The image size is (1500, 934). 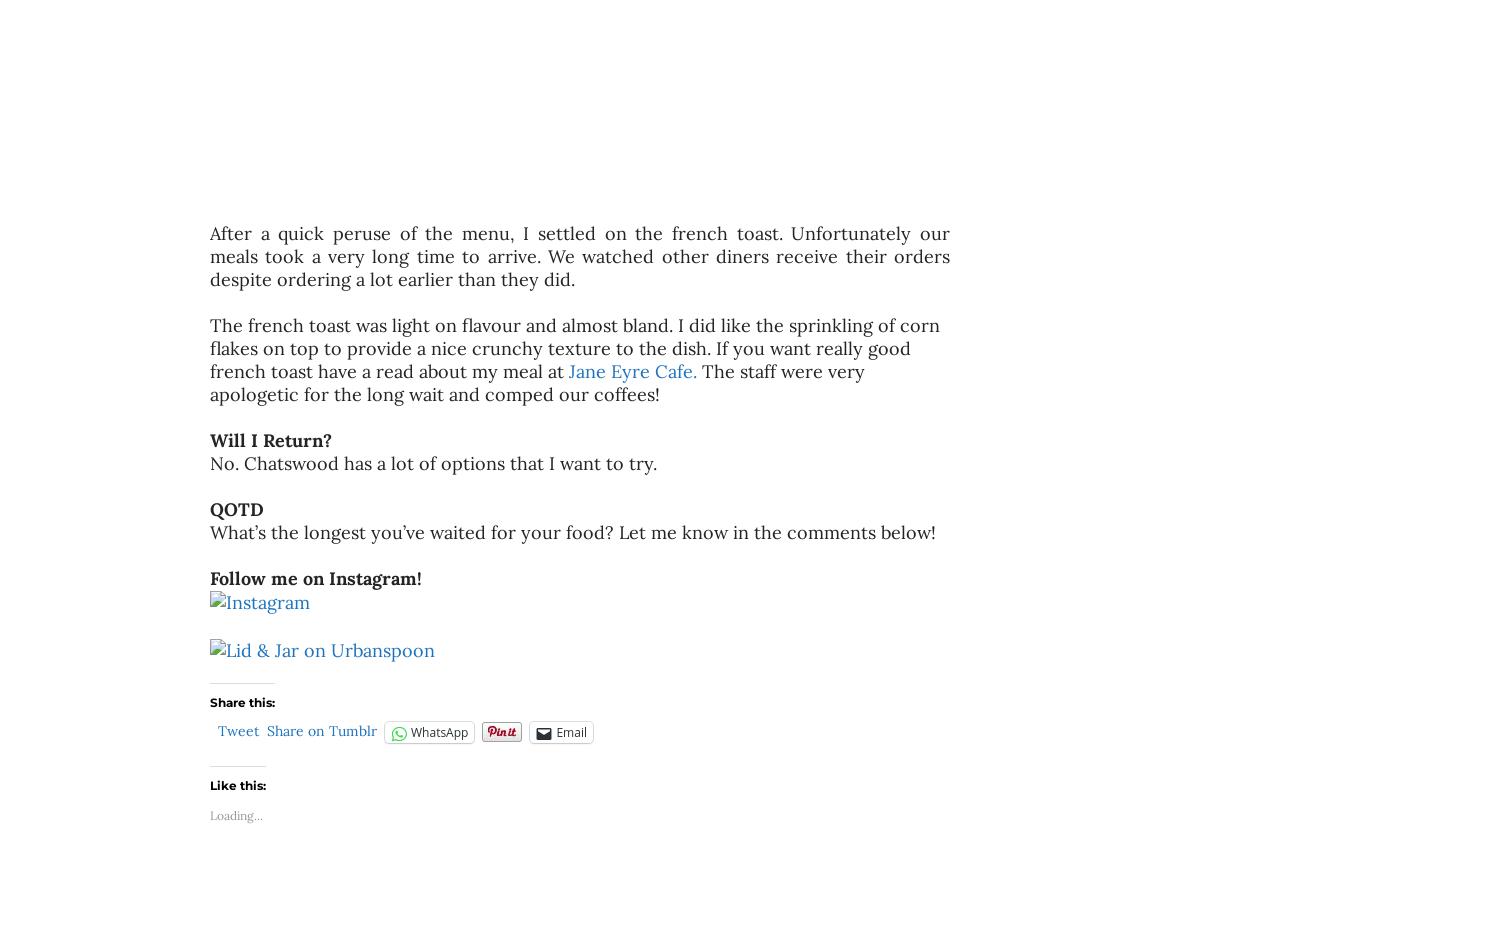 I want to click on 'Will I Return?', so click(x=273, y=440).